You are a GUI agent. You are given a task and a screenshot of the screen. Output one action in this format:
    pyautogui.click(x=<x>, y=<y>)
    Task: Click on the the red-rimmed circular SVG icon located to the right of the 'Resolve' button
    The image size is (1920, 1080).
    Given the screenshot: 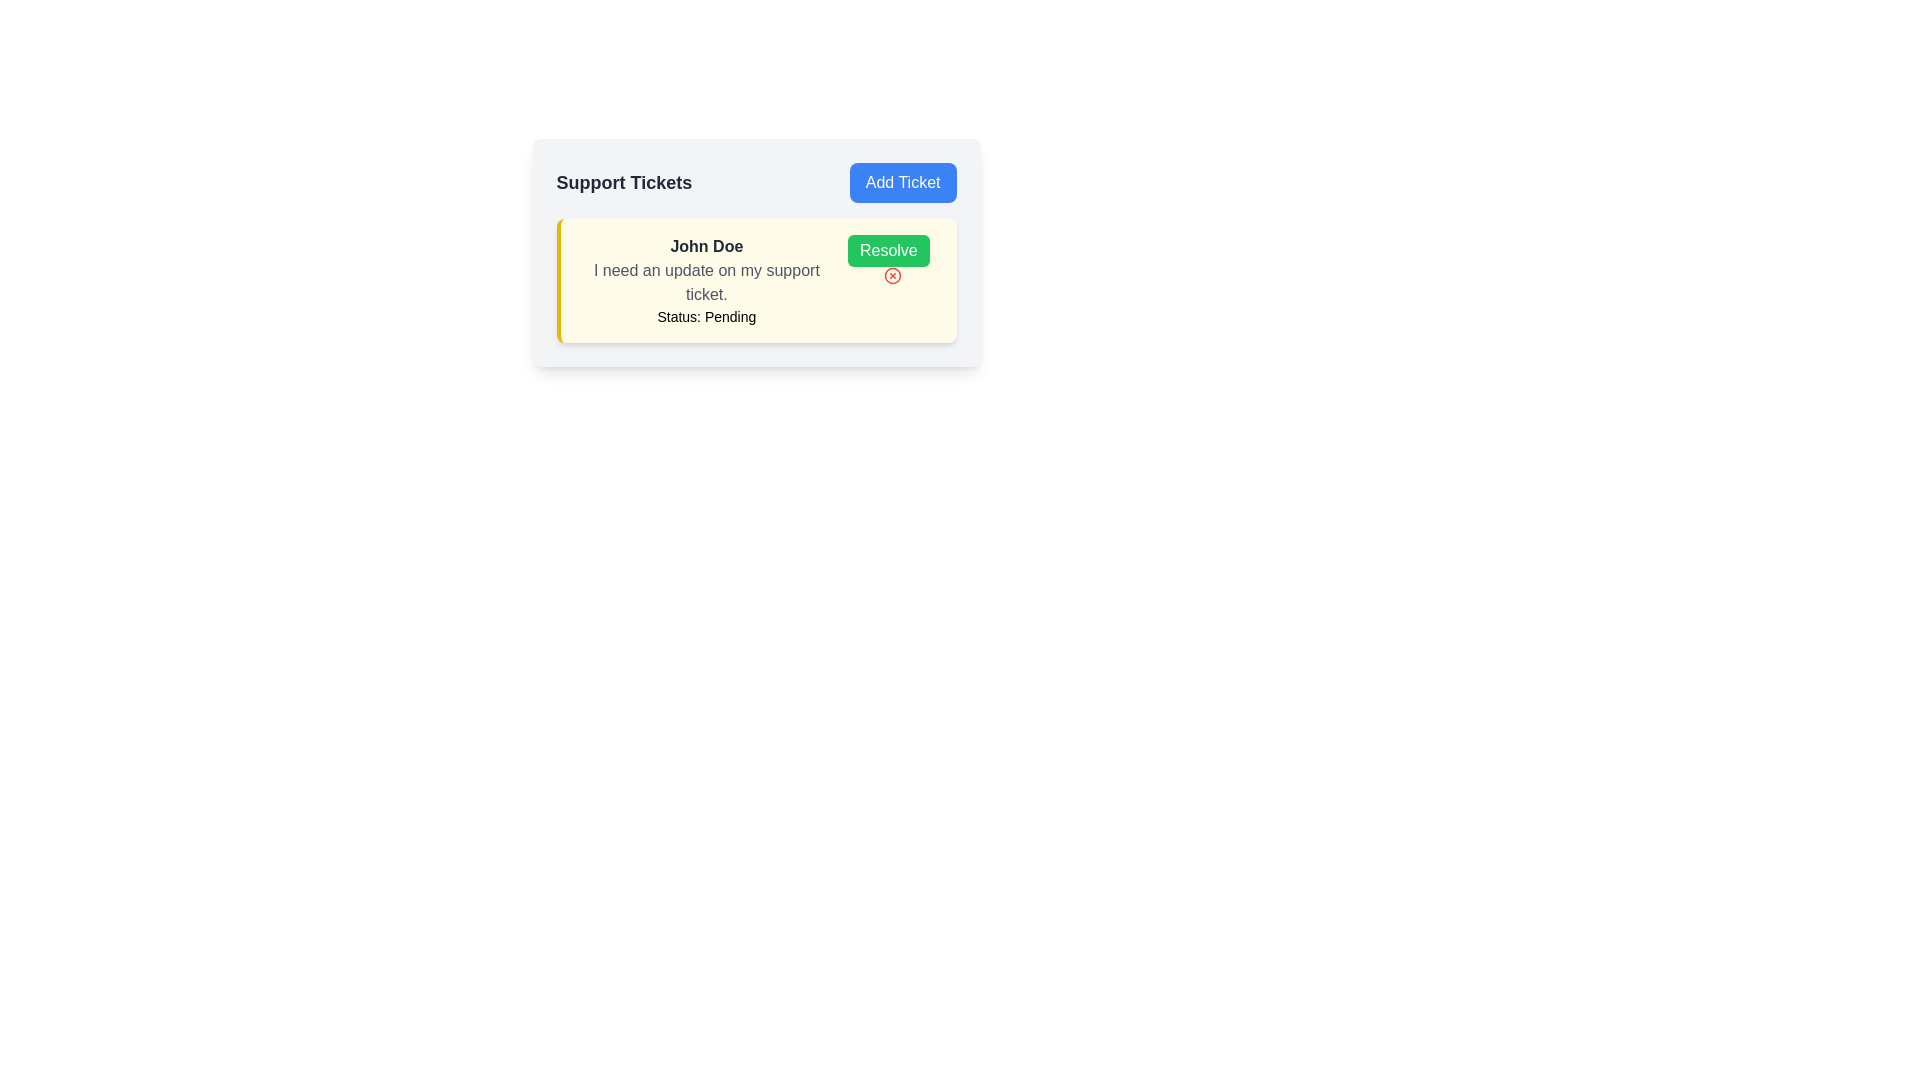 What is the action you would take?
    pyautogui.click(x=891, y=276)
    